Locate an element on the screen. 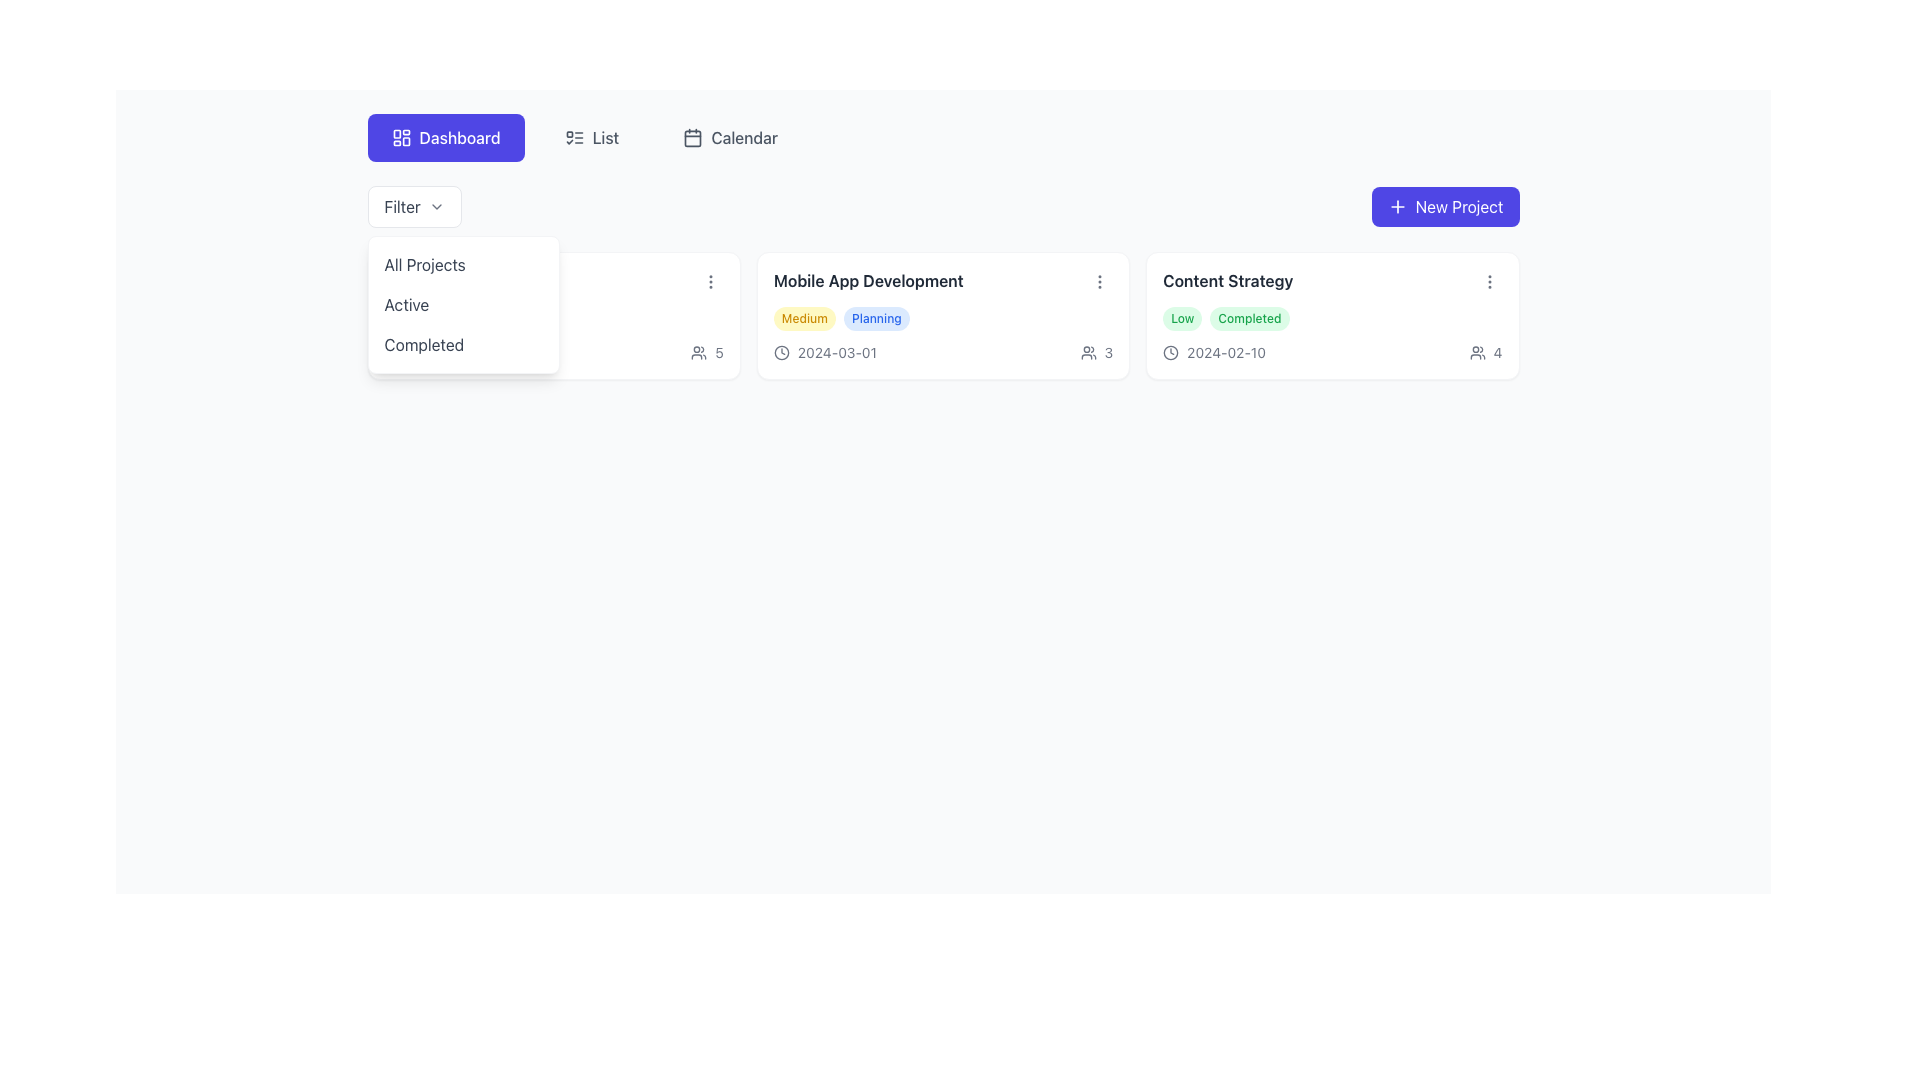 The height and width of the screenshot is (1080, 1920). the user icon and number in the bottom-right corner of the 'Mobile App Development' card is located at coordinates (1095, 352).